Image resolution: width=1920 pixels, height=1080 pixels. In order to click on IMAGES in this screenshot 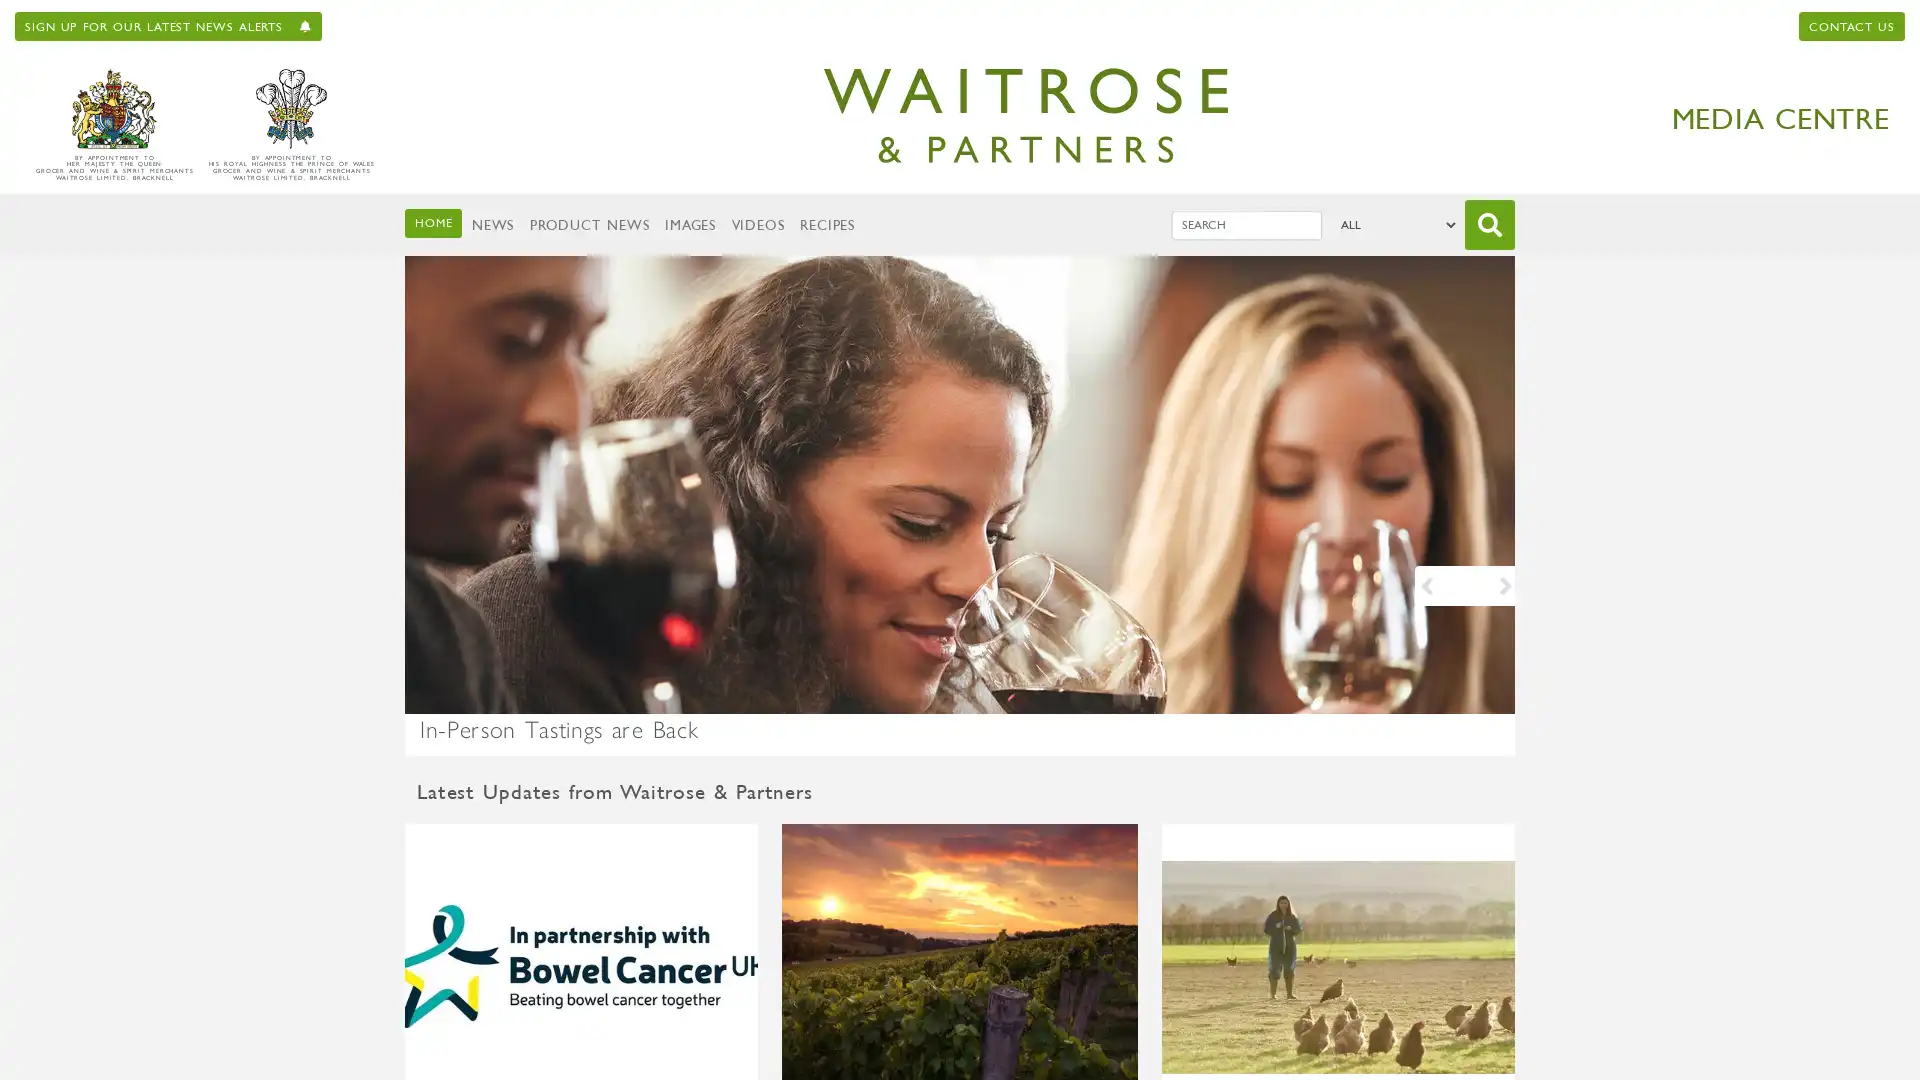, I will do `click(690, 224)`.